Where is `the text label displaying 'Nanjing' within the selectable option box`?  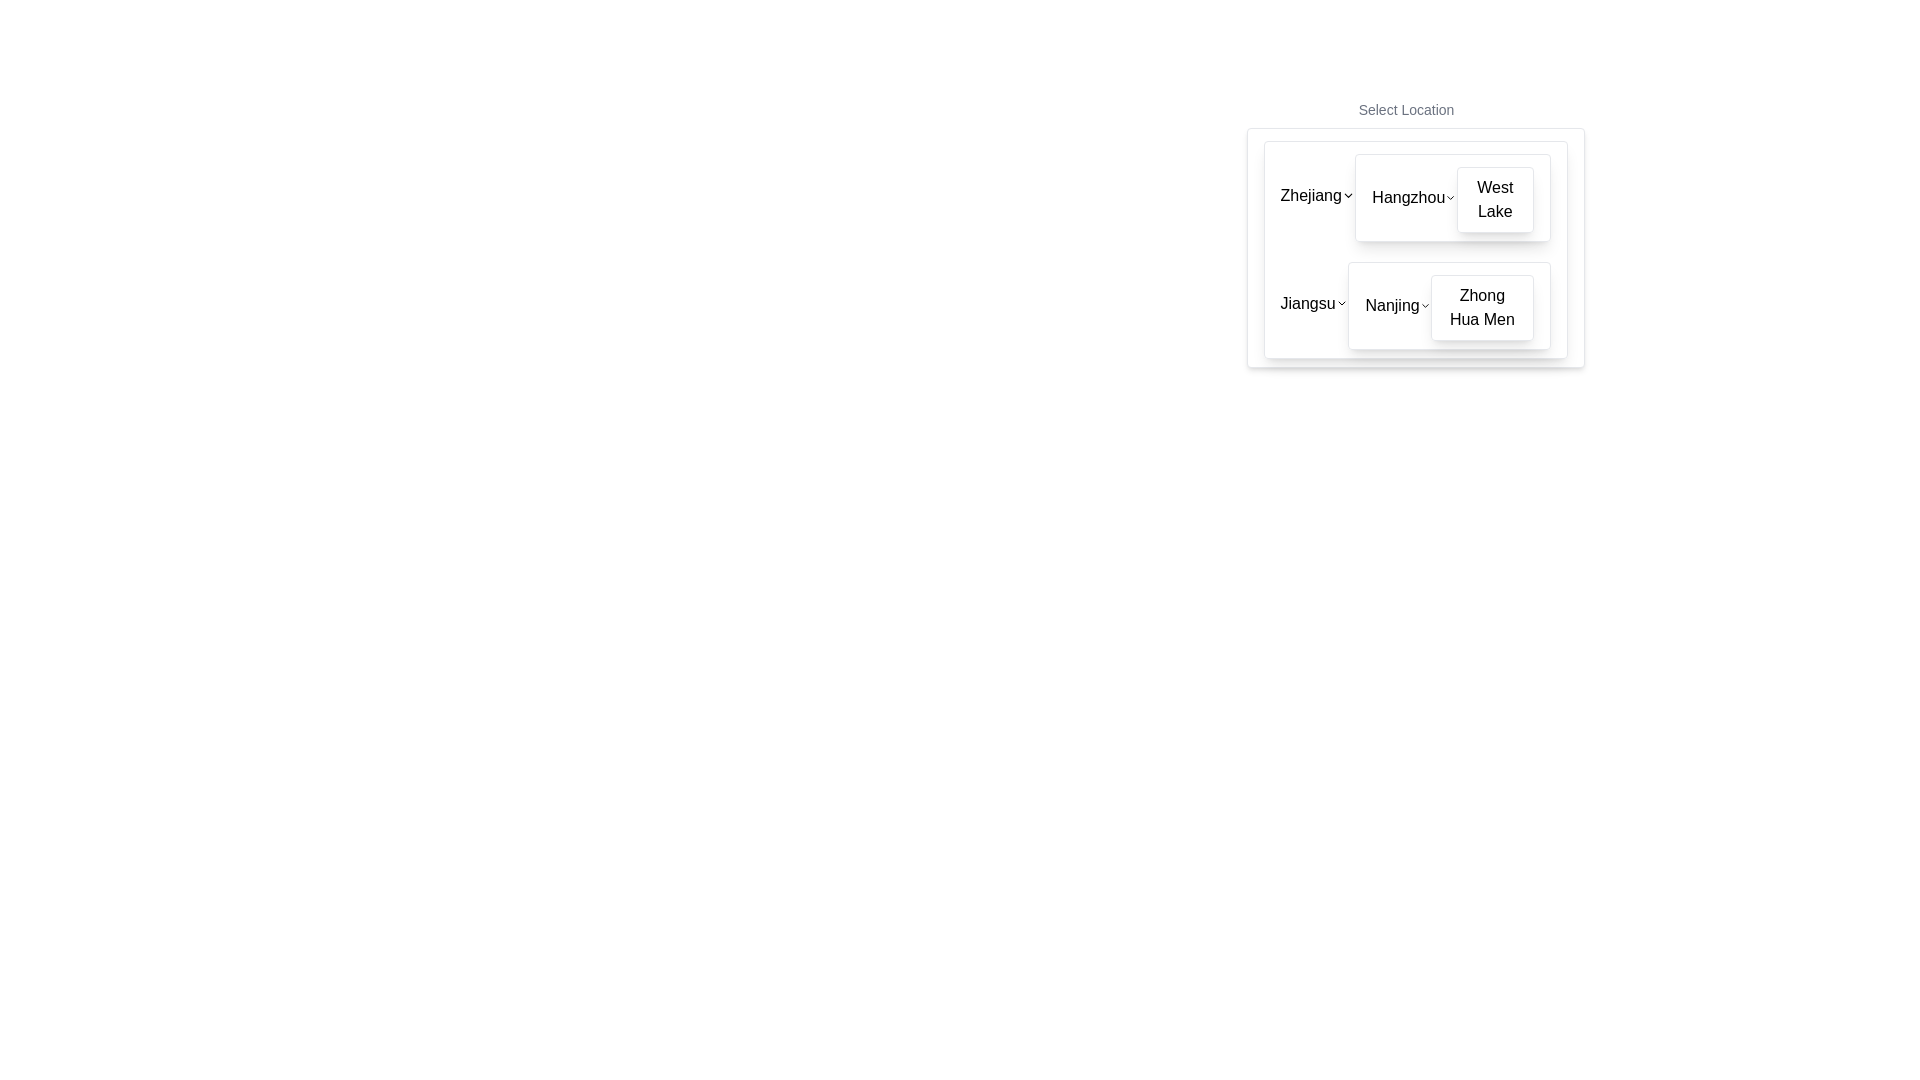
the text label displaying 'Nanjing' within the selectable option box is located at coordinates (1391, 305).